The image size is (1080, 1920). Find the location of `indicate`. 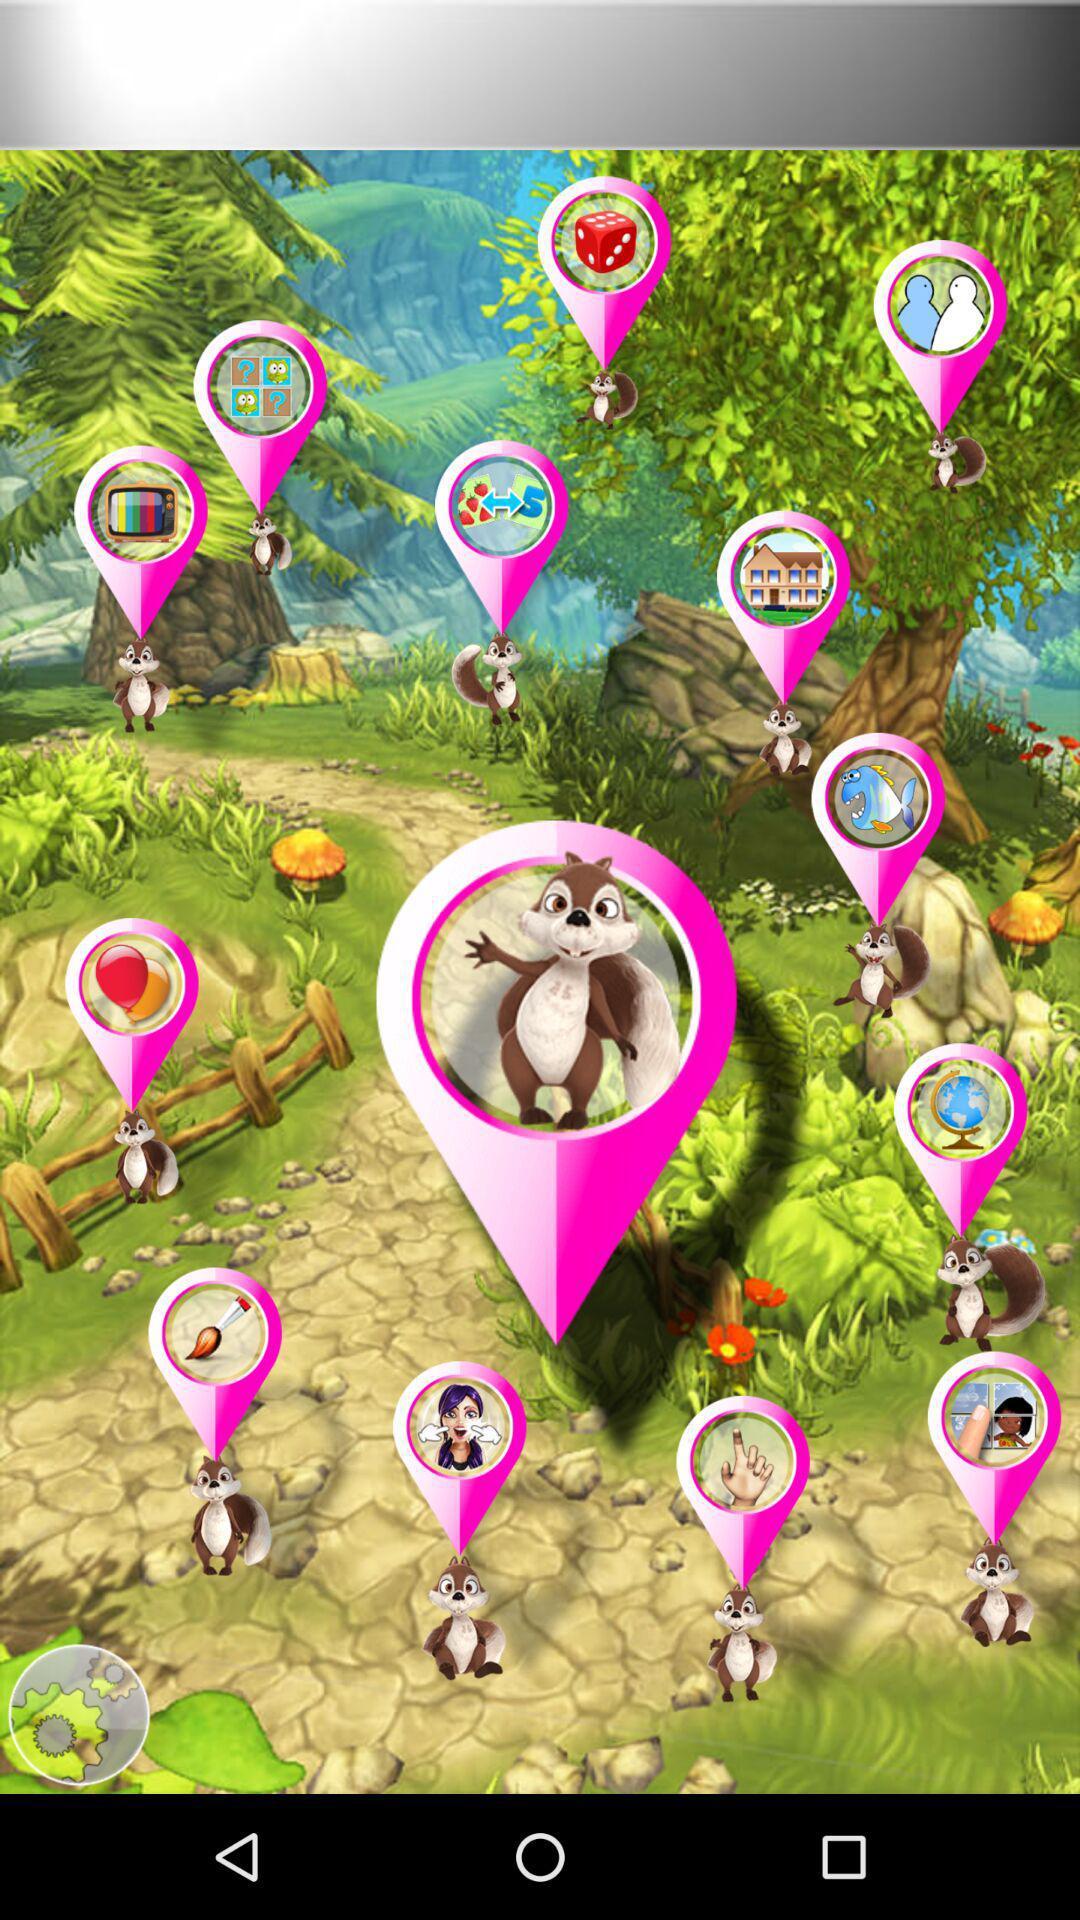

indicate is located at coordinates (919, 896).